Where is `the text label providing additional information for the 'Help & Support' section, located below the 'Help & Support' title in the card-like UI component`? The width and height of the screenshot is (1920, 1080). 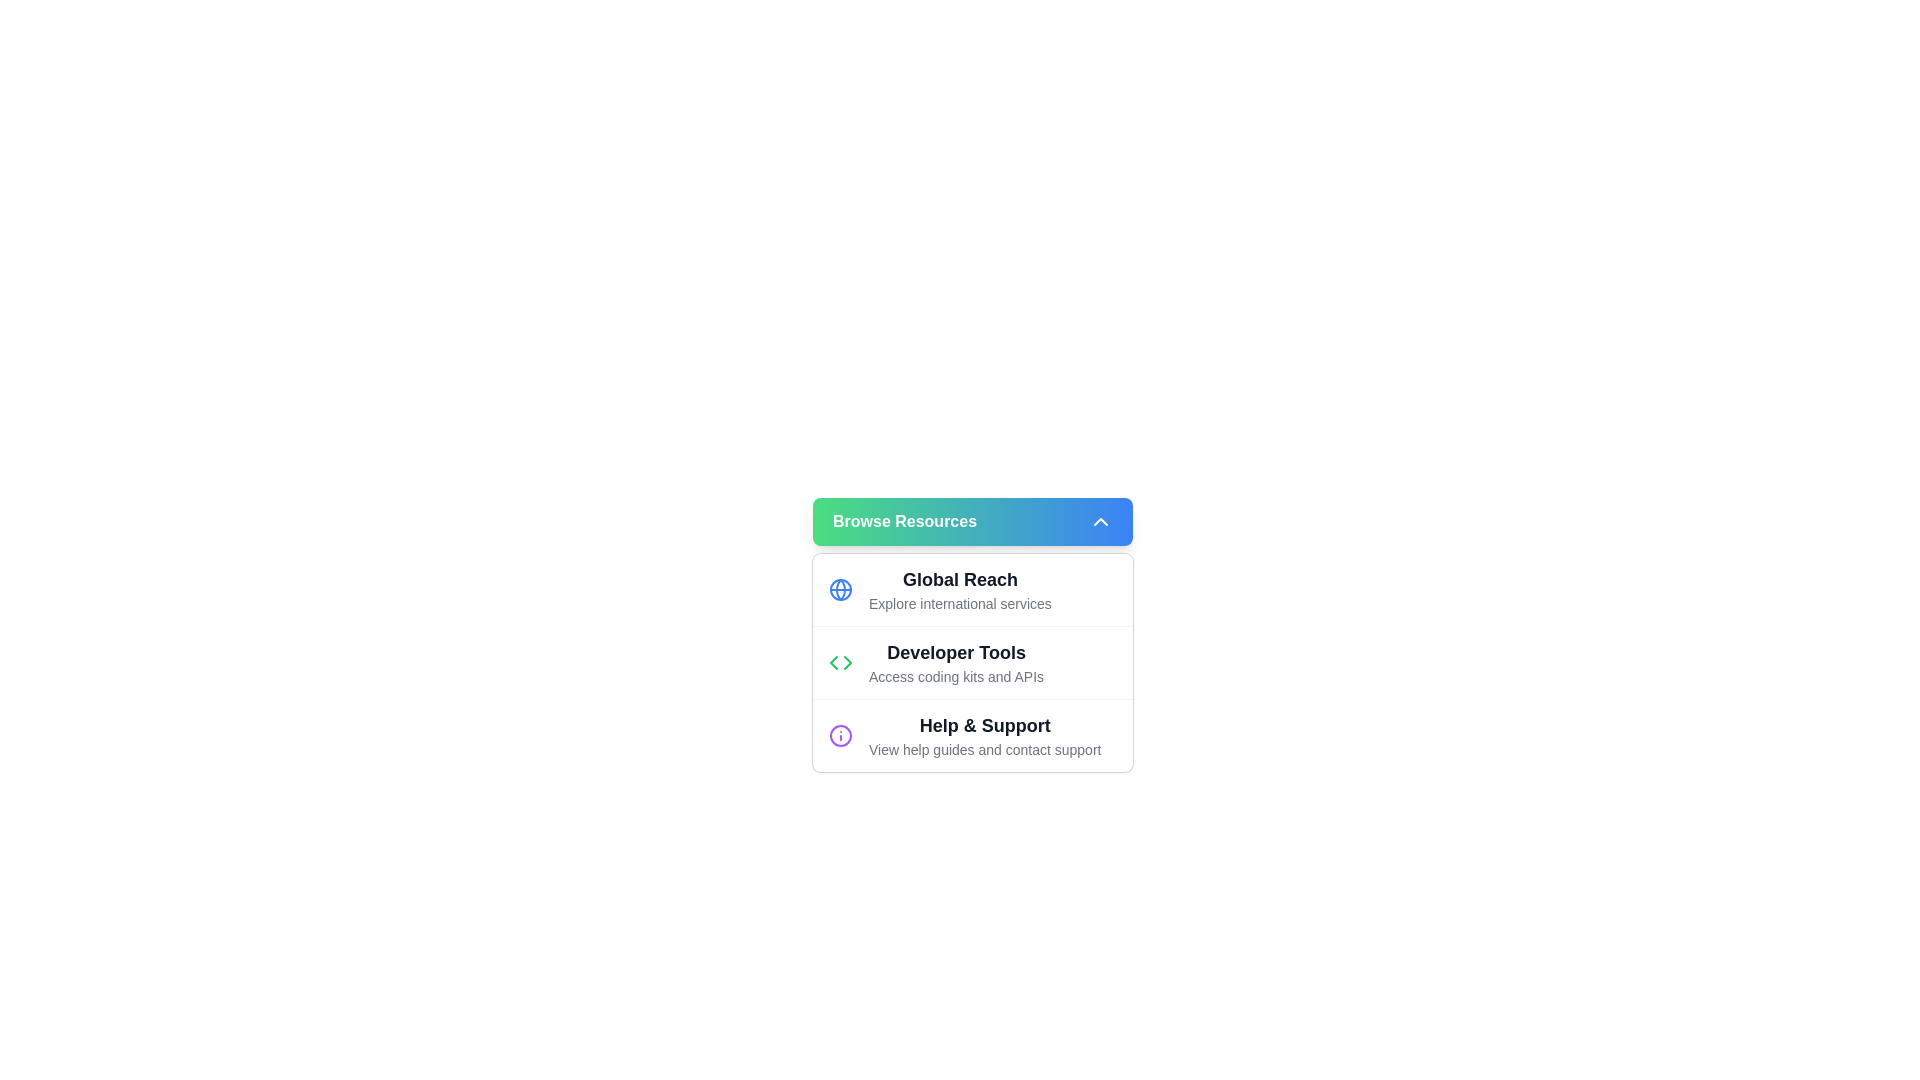
the text label providing additional information for the 'Help & Support' section, located below the 'Help & Support' title in the card-like UI component is located at coordinates (985, 749).